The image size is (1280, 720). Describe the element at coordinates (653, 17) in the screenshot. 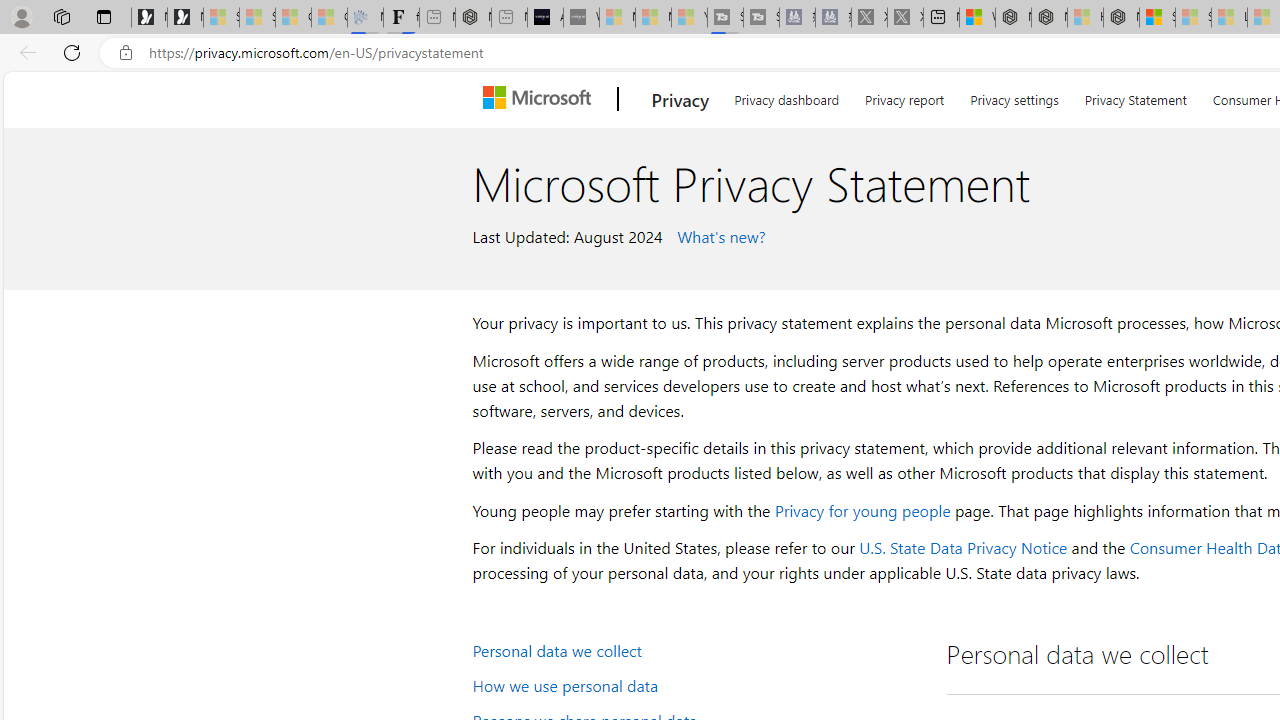

I see `'Microsoft Start - Sleeping'` at that location.